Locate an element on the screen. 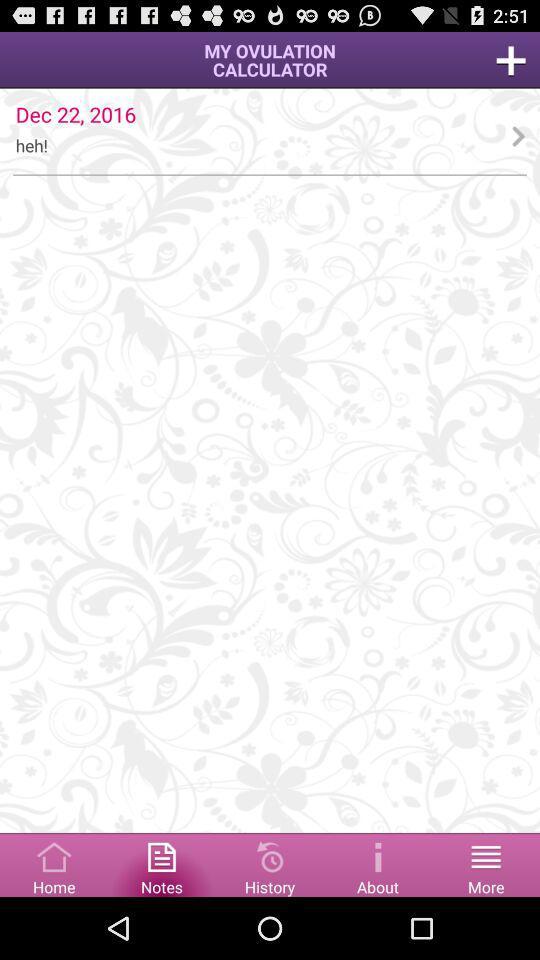  see more options is located at coordinates (485, 863).